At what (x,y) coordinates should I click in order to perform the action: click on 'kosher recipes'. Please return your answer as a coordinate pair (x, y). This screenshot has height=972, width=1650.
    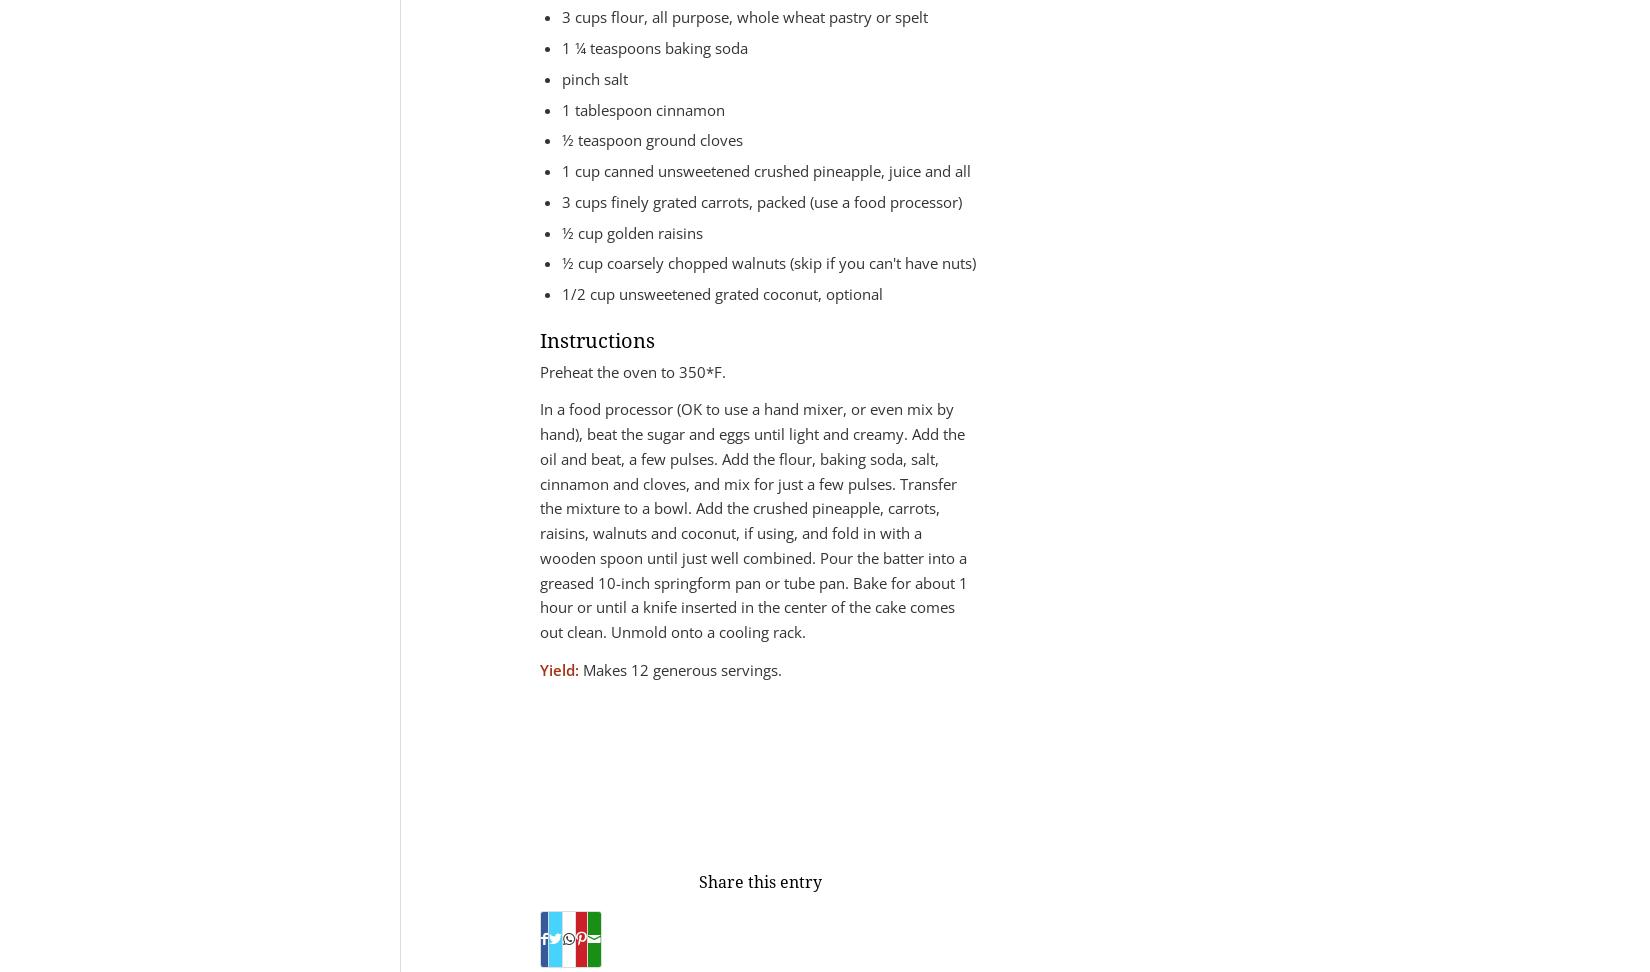
    Looking at the image, I should click on (789, 756).